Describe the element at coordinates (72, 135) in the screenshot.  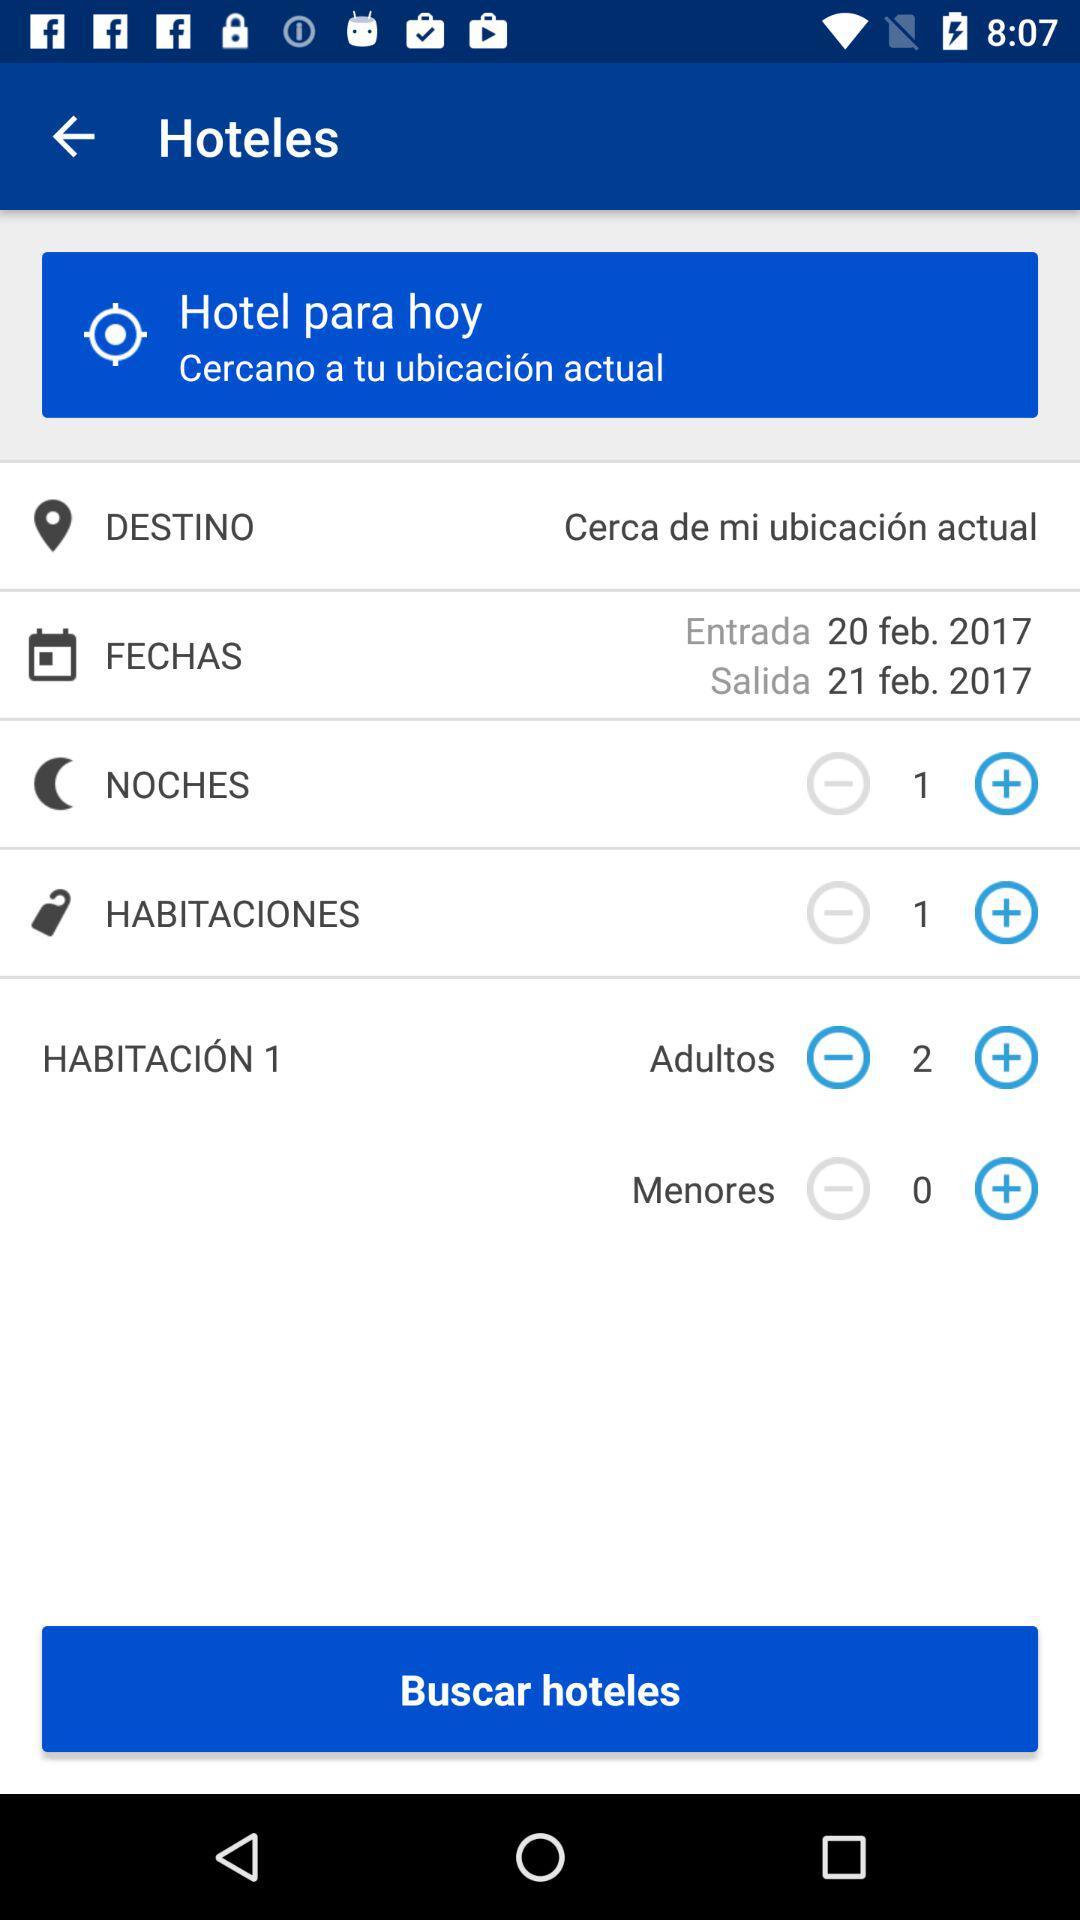
I see `item to the left of hoteles` at that location.